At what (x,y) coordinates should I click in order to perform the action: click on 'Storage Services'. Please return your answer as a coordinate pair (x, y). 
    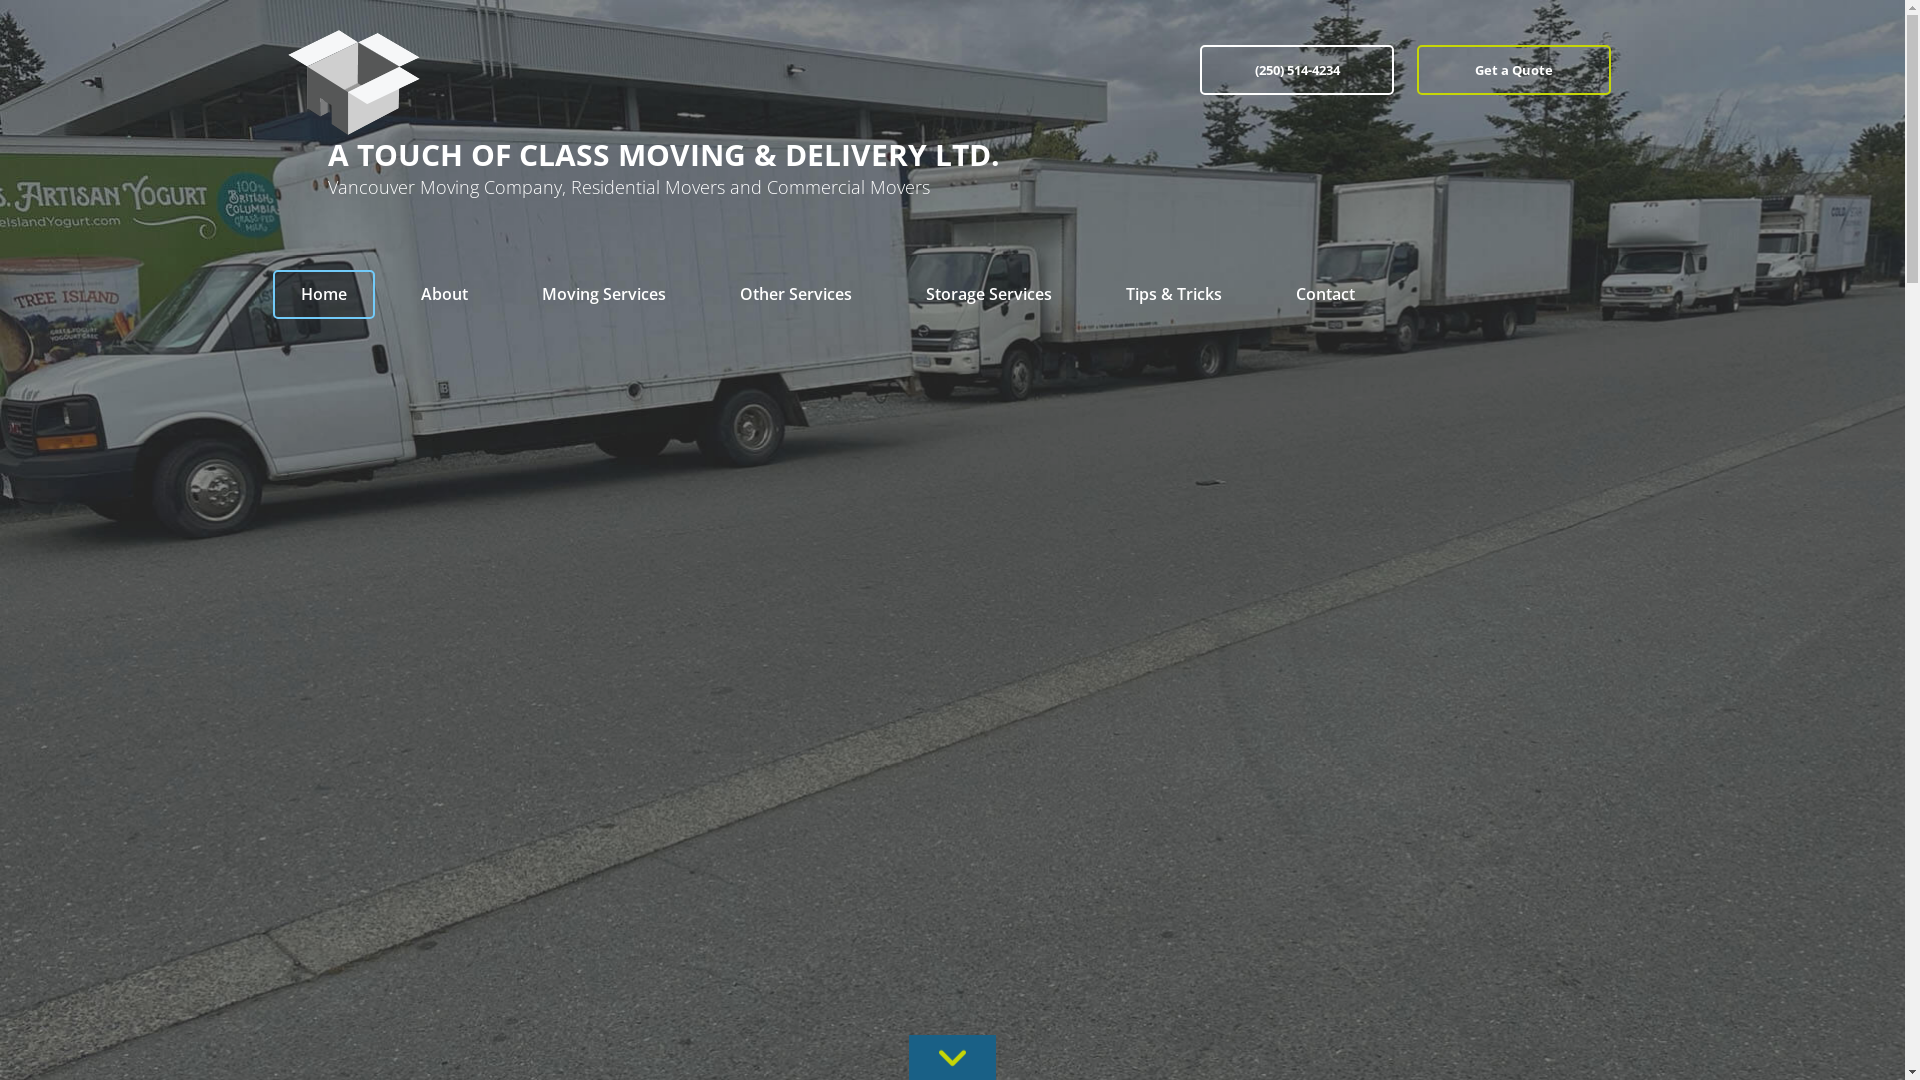
    Looking at the image, I should click on (988, 294).